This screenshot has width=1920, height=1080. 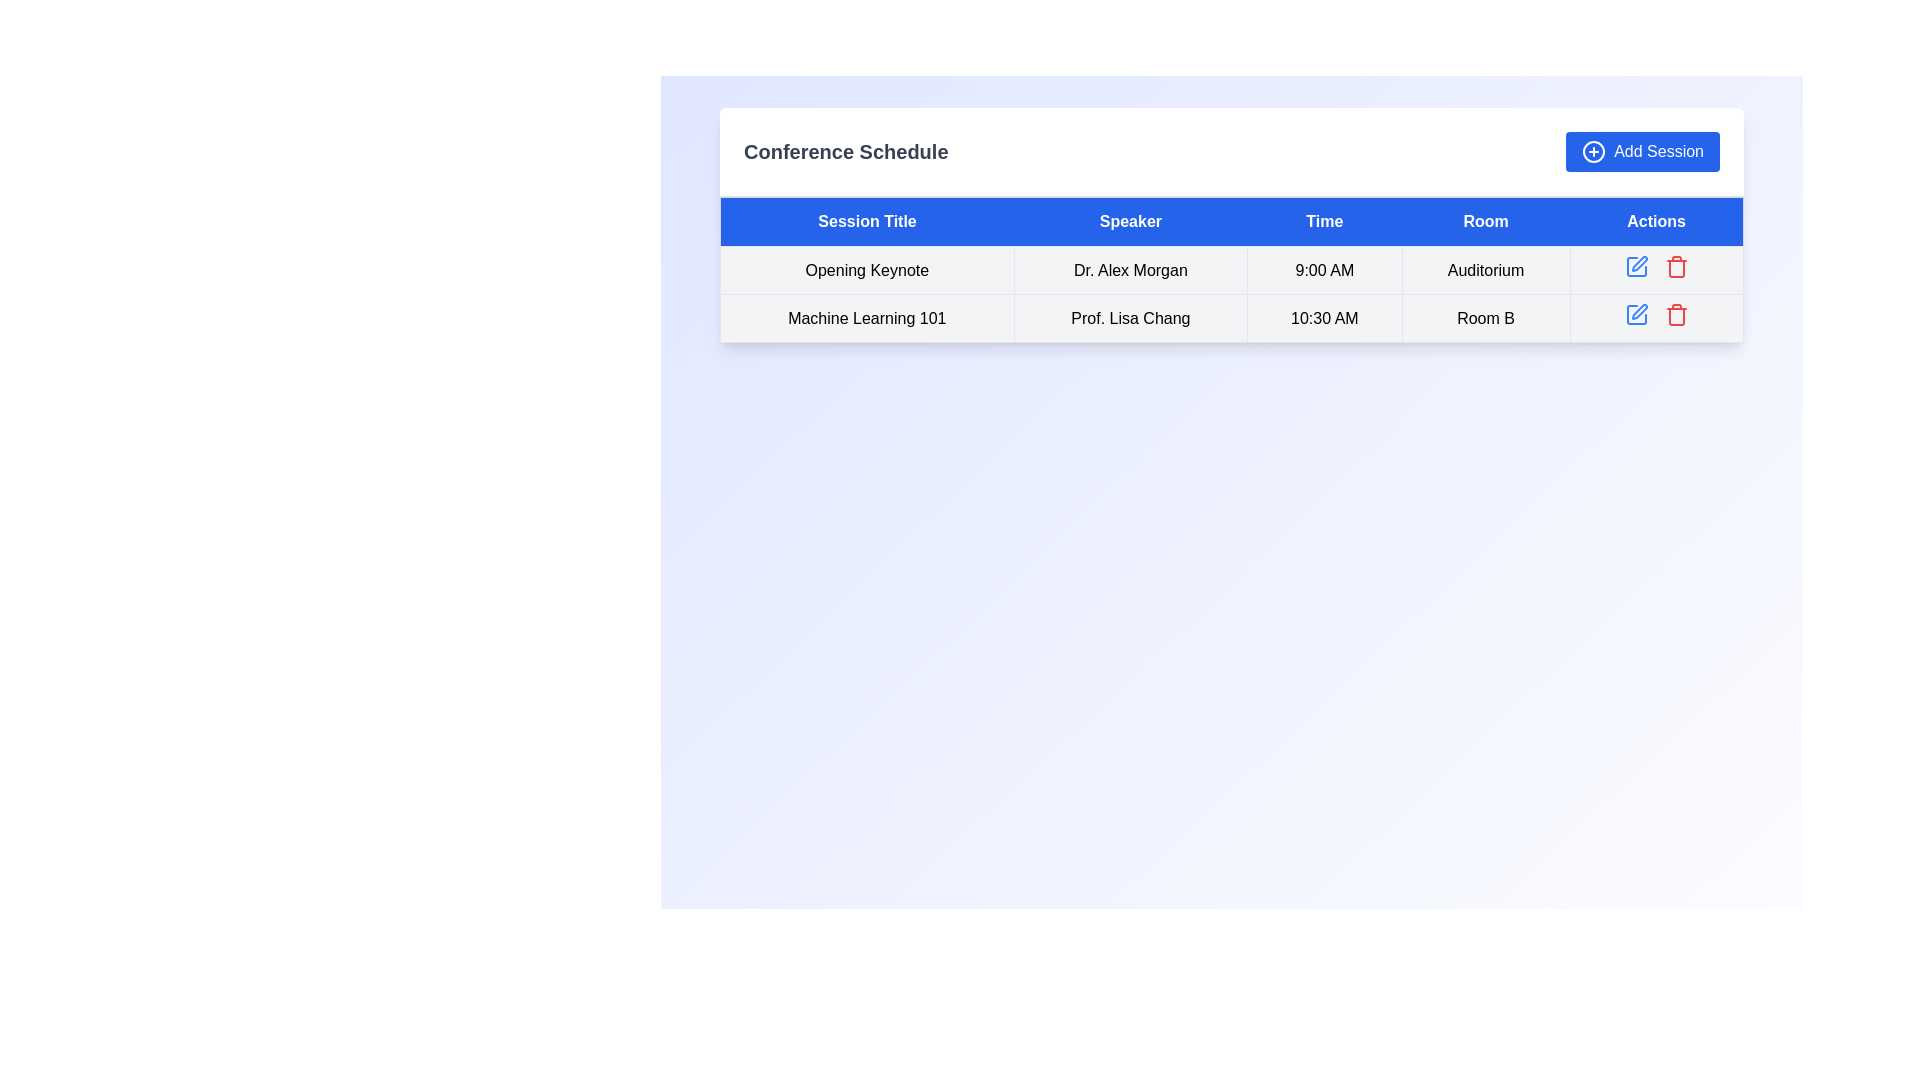 I want to click on the 'Session Title' header cell, which is the first cell, so click(x=867, y=222).